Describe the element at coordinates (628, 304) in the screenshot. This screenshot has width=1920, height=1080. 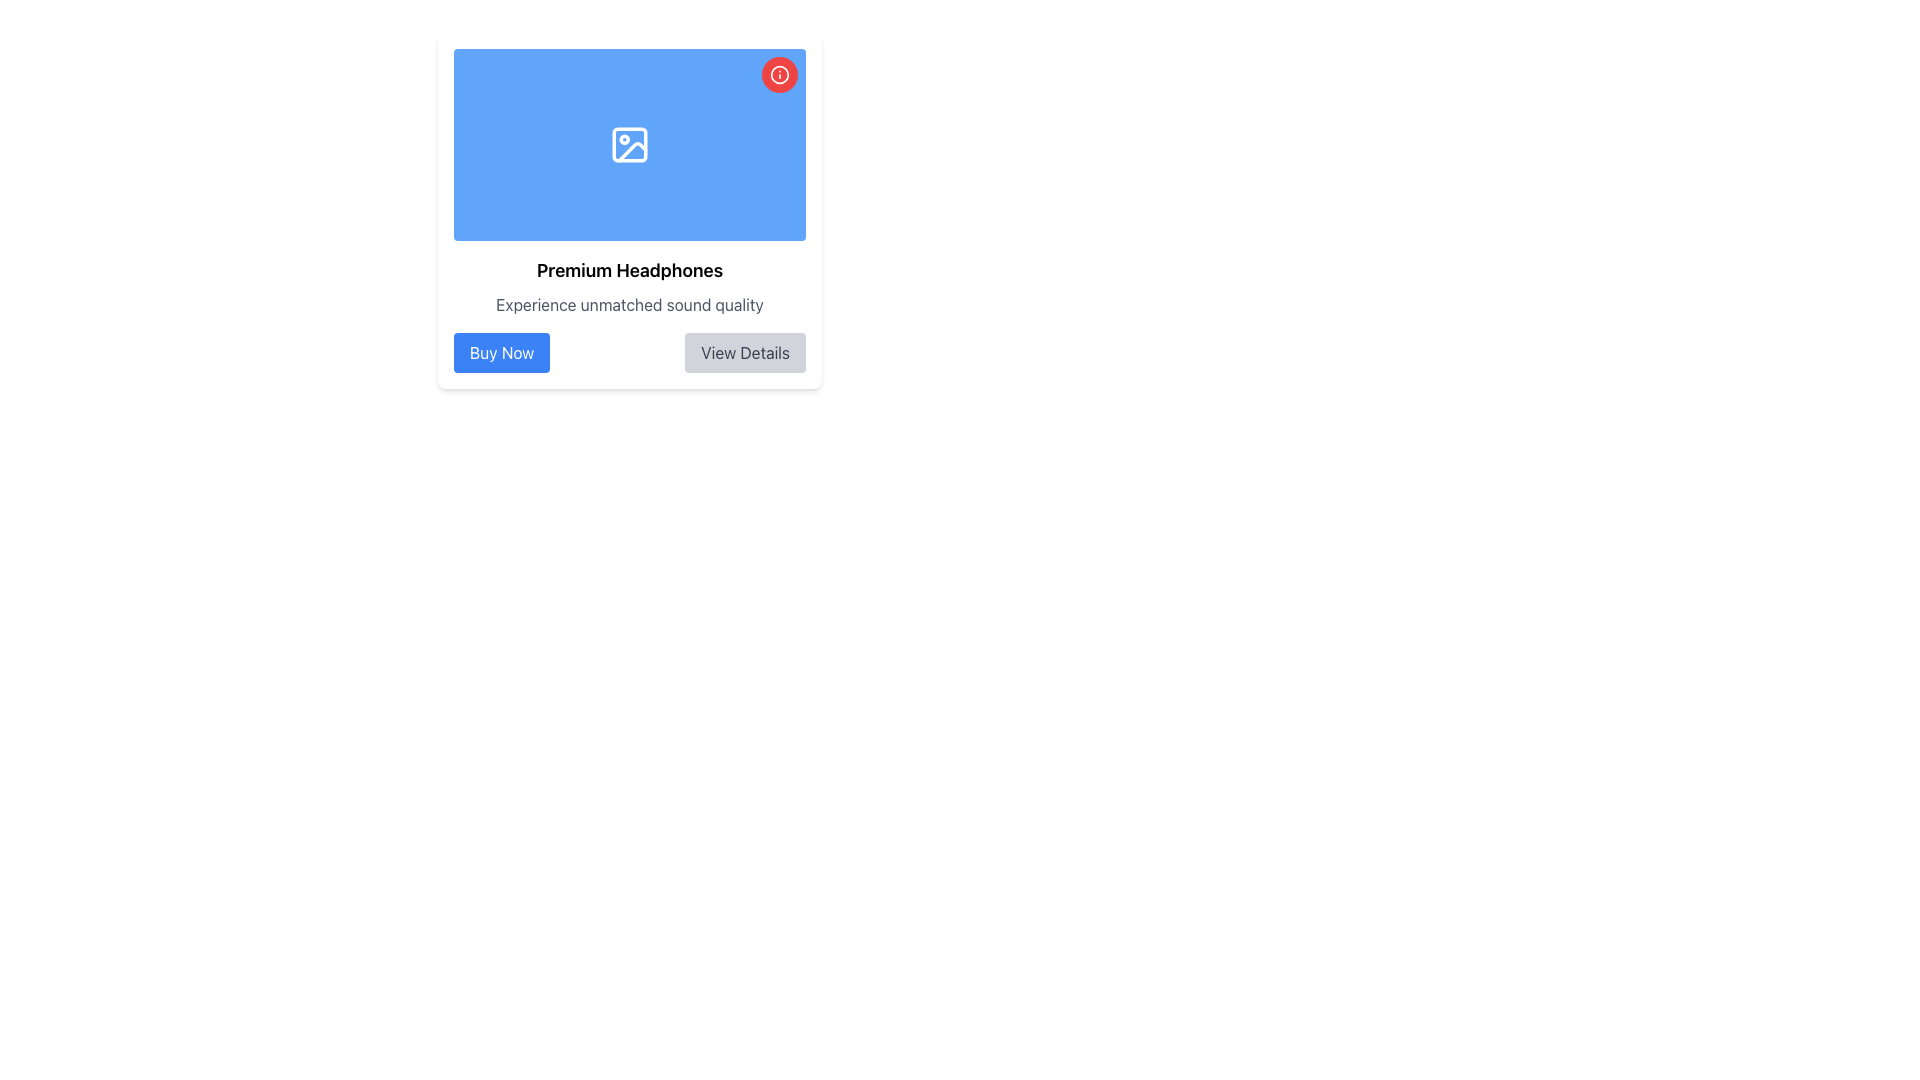
I see `the text element that says 'Experience unmatched sound quality', which is styled in gray and positioned below the 'Premium Headphones' heading` at that location.